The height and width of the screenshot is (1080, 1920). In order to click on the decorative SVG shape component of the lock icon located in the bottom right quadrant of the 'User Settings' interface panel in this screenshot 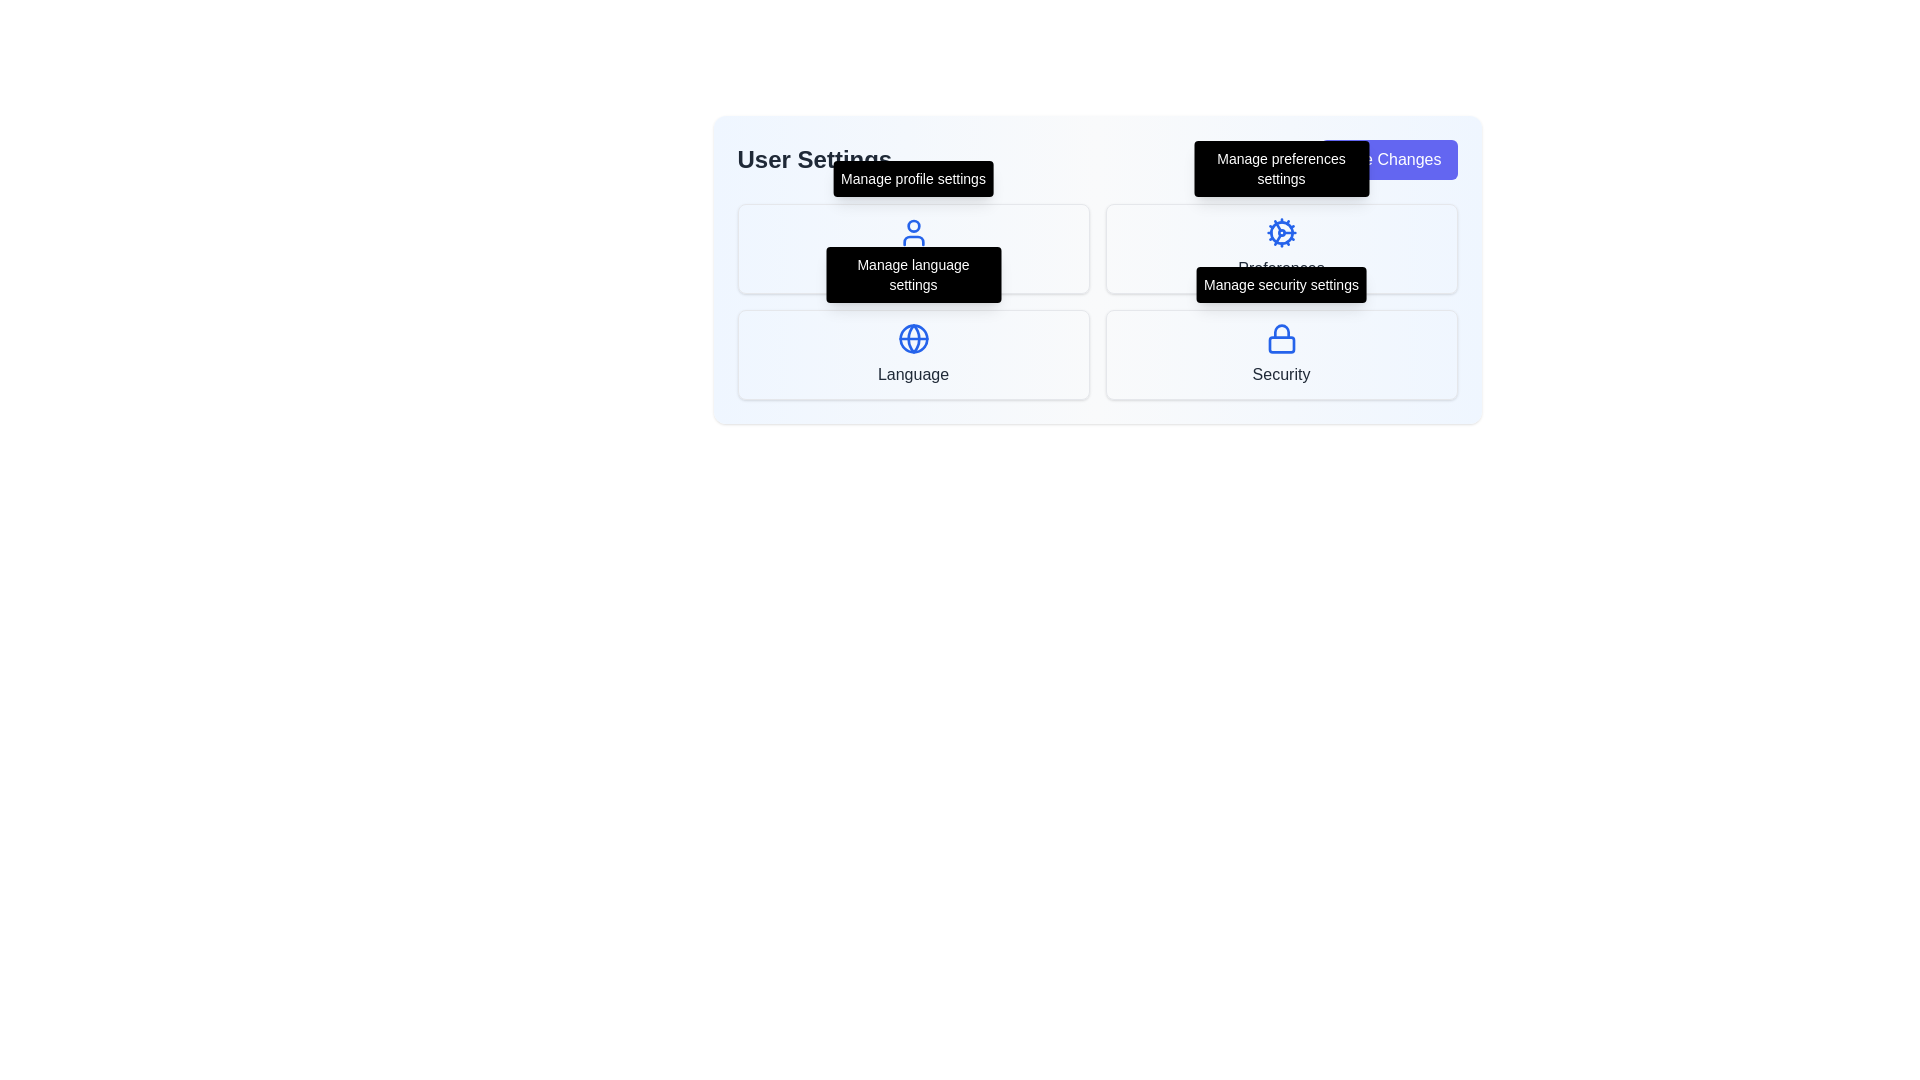, I will do `click(1281, 343)`.